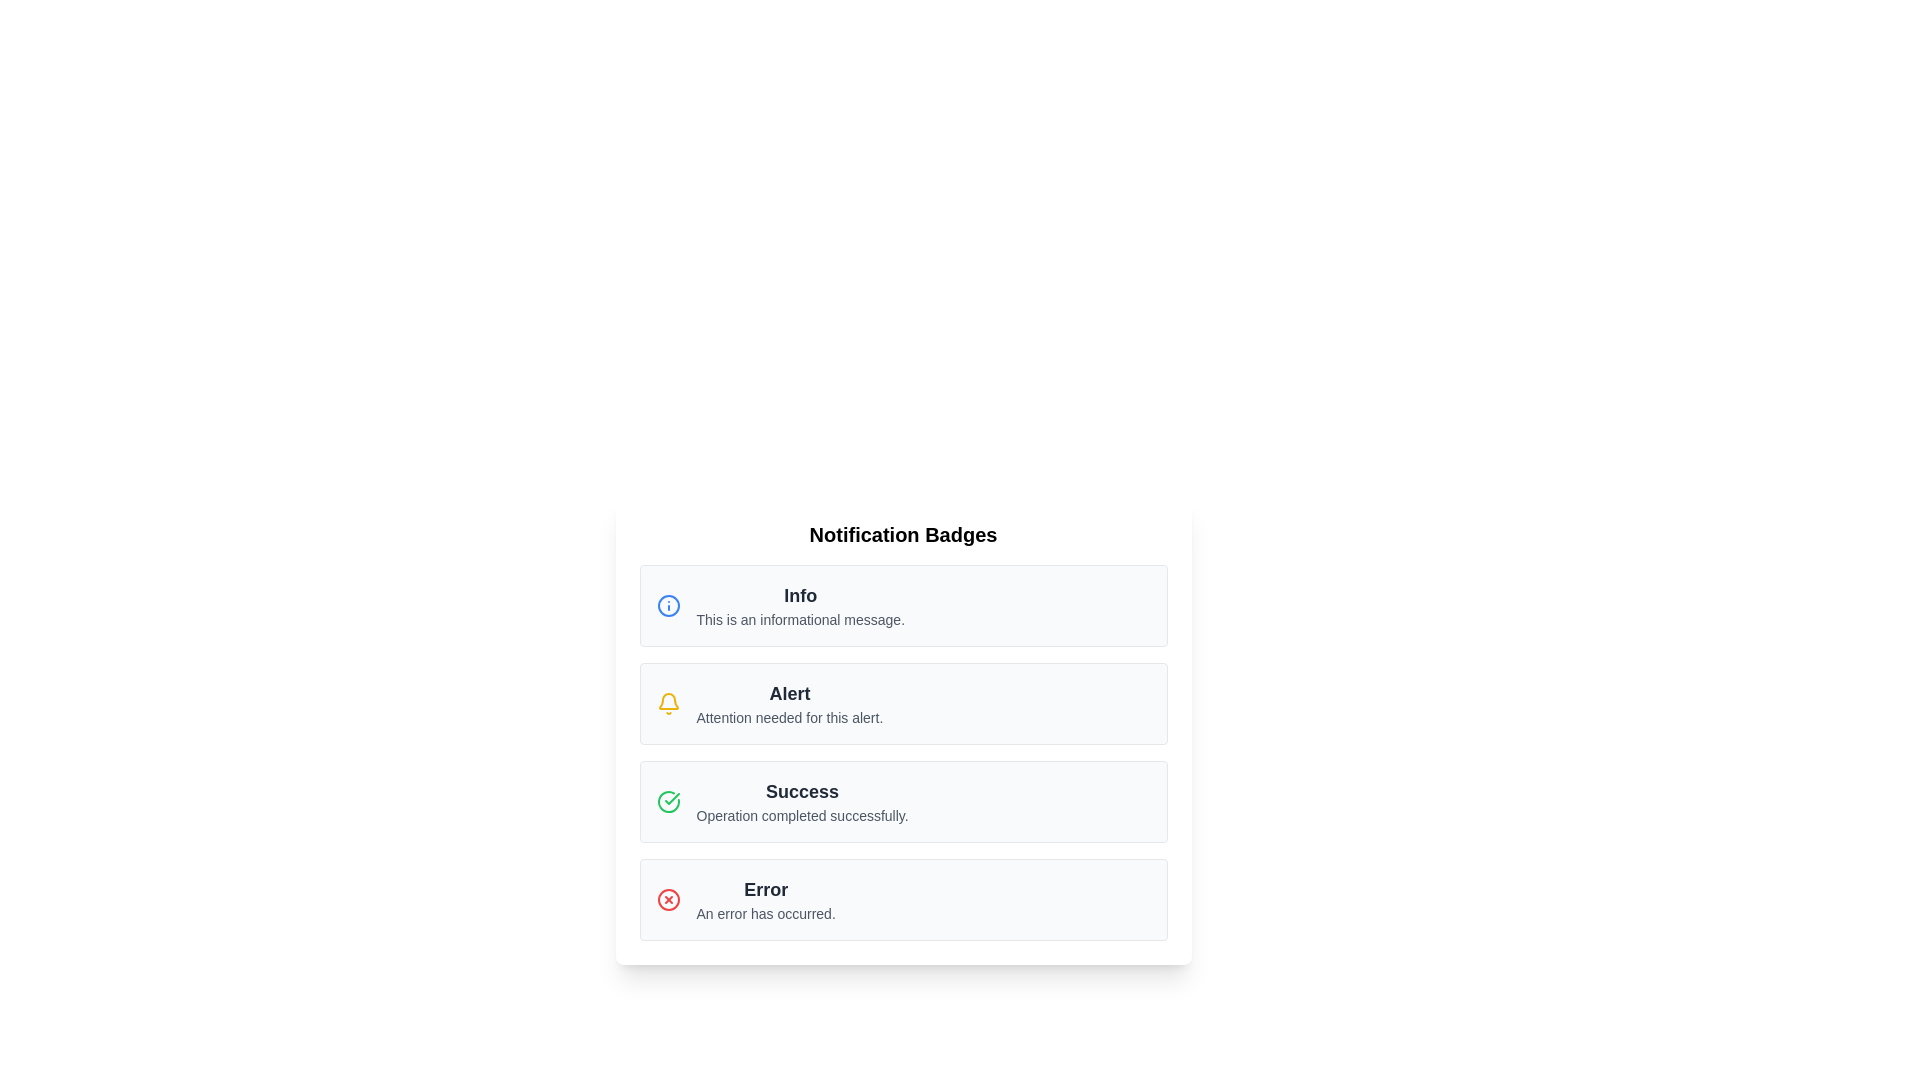 The height and width of the screenshot is (1080, 1920). I want to click on the bell-shaped icon outlined in yellow located in the 'Alert' section of the notification badges panel, positioned above the text 'Attention needed for this alert.', so click(668, 703).